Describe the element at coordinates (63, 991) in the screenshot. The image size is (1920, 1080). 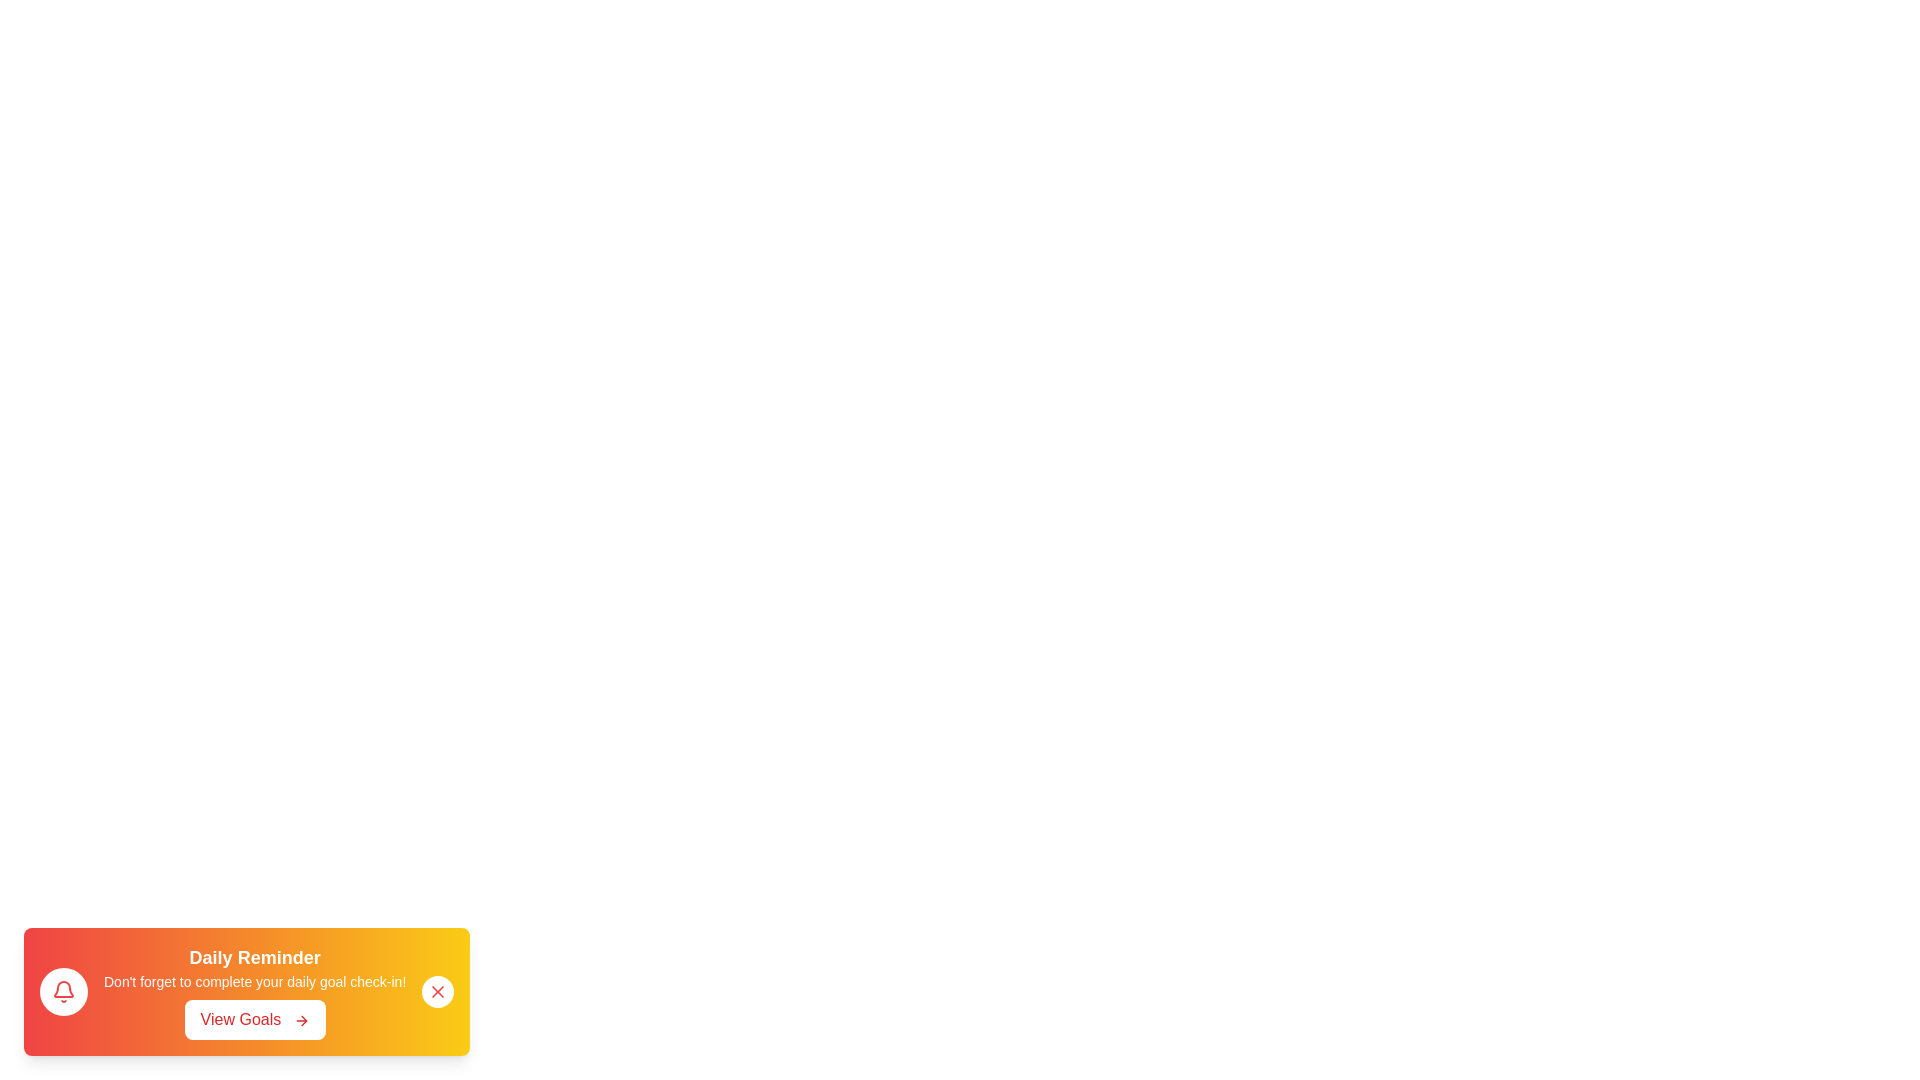
I see `the bell icon to interact with it` at that location.